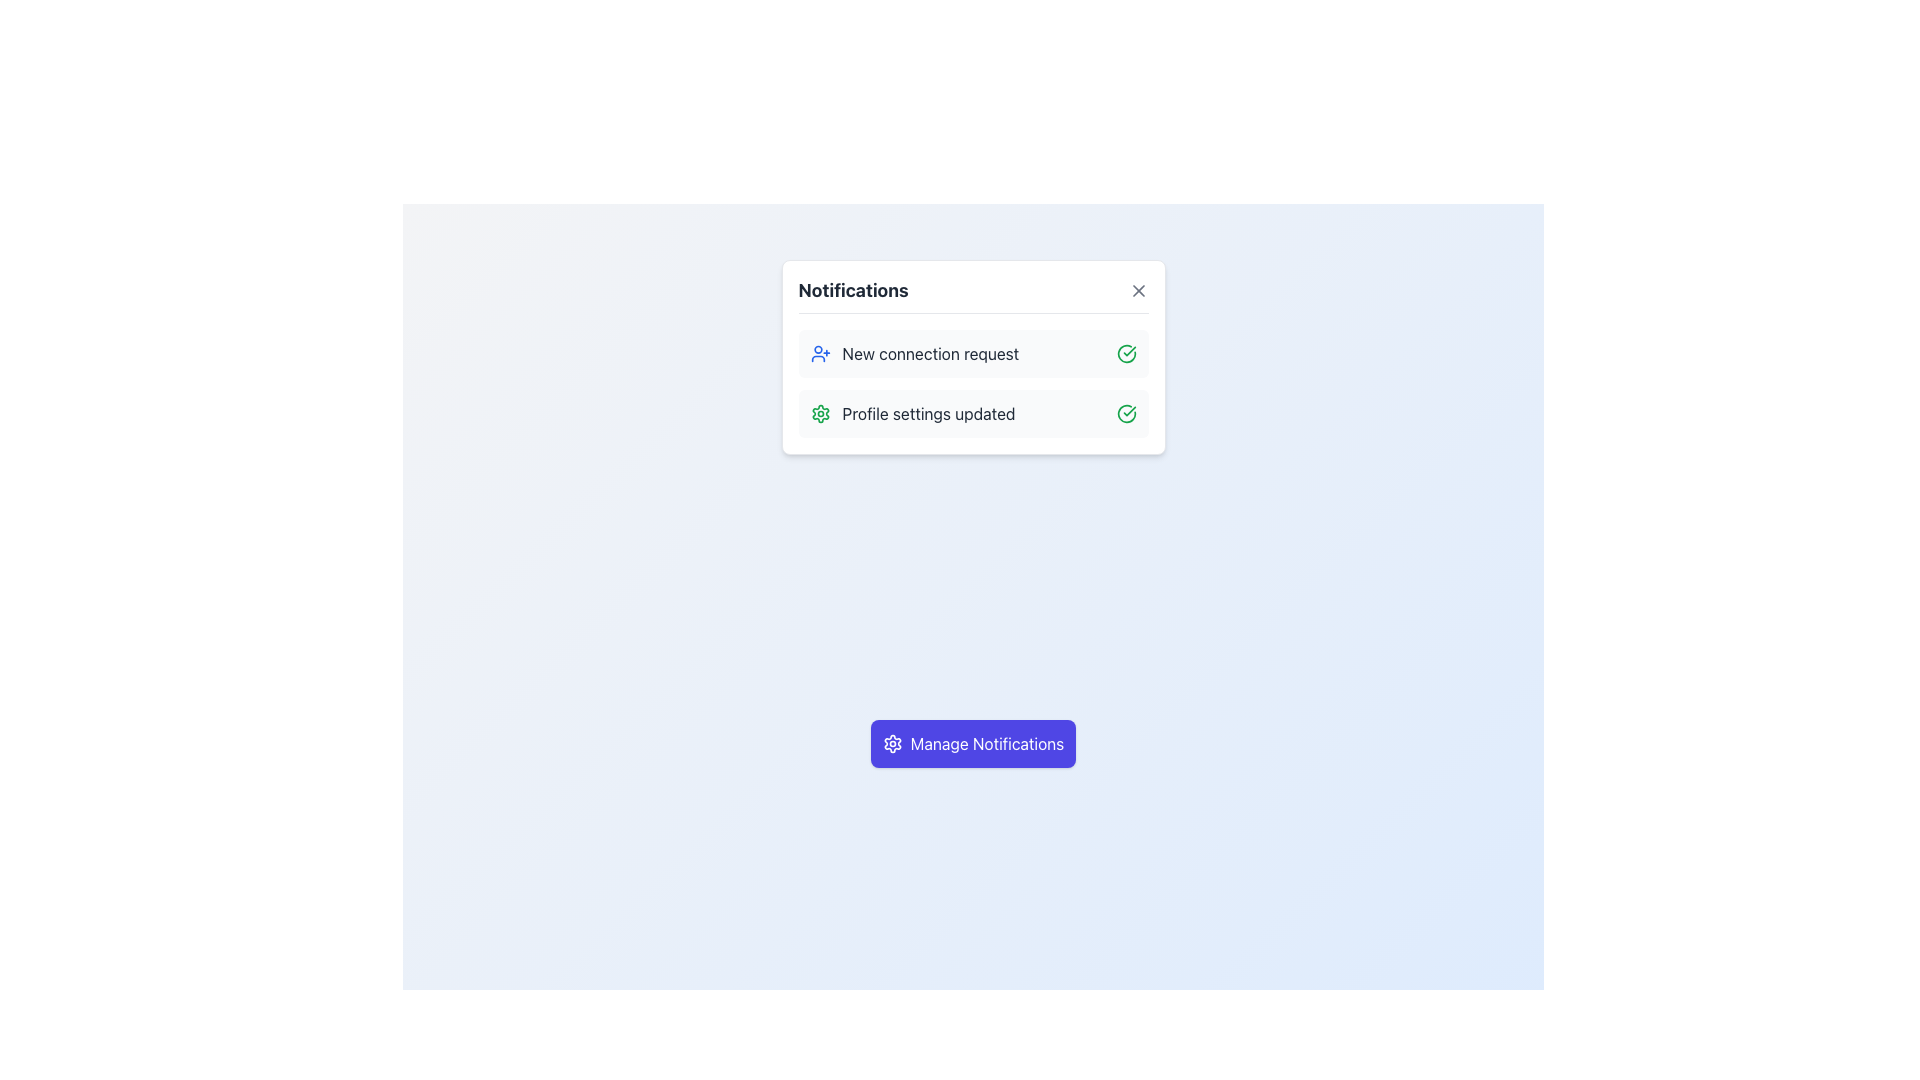 Image resolution: width=1920 pixels, height=1080 pixels. What do you see at coordinates (1138, 290) in the screenshot?
I see `the close button icon located in the top-right corner of the notification box` at bounding box center [1138, 290].